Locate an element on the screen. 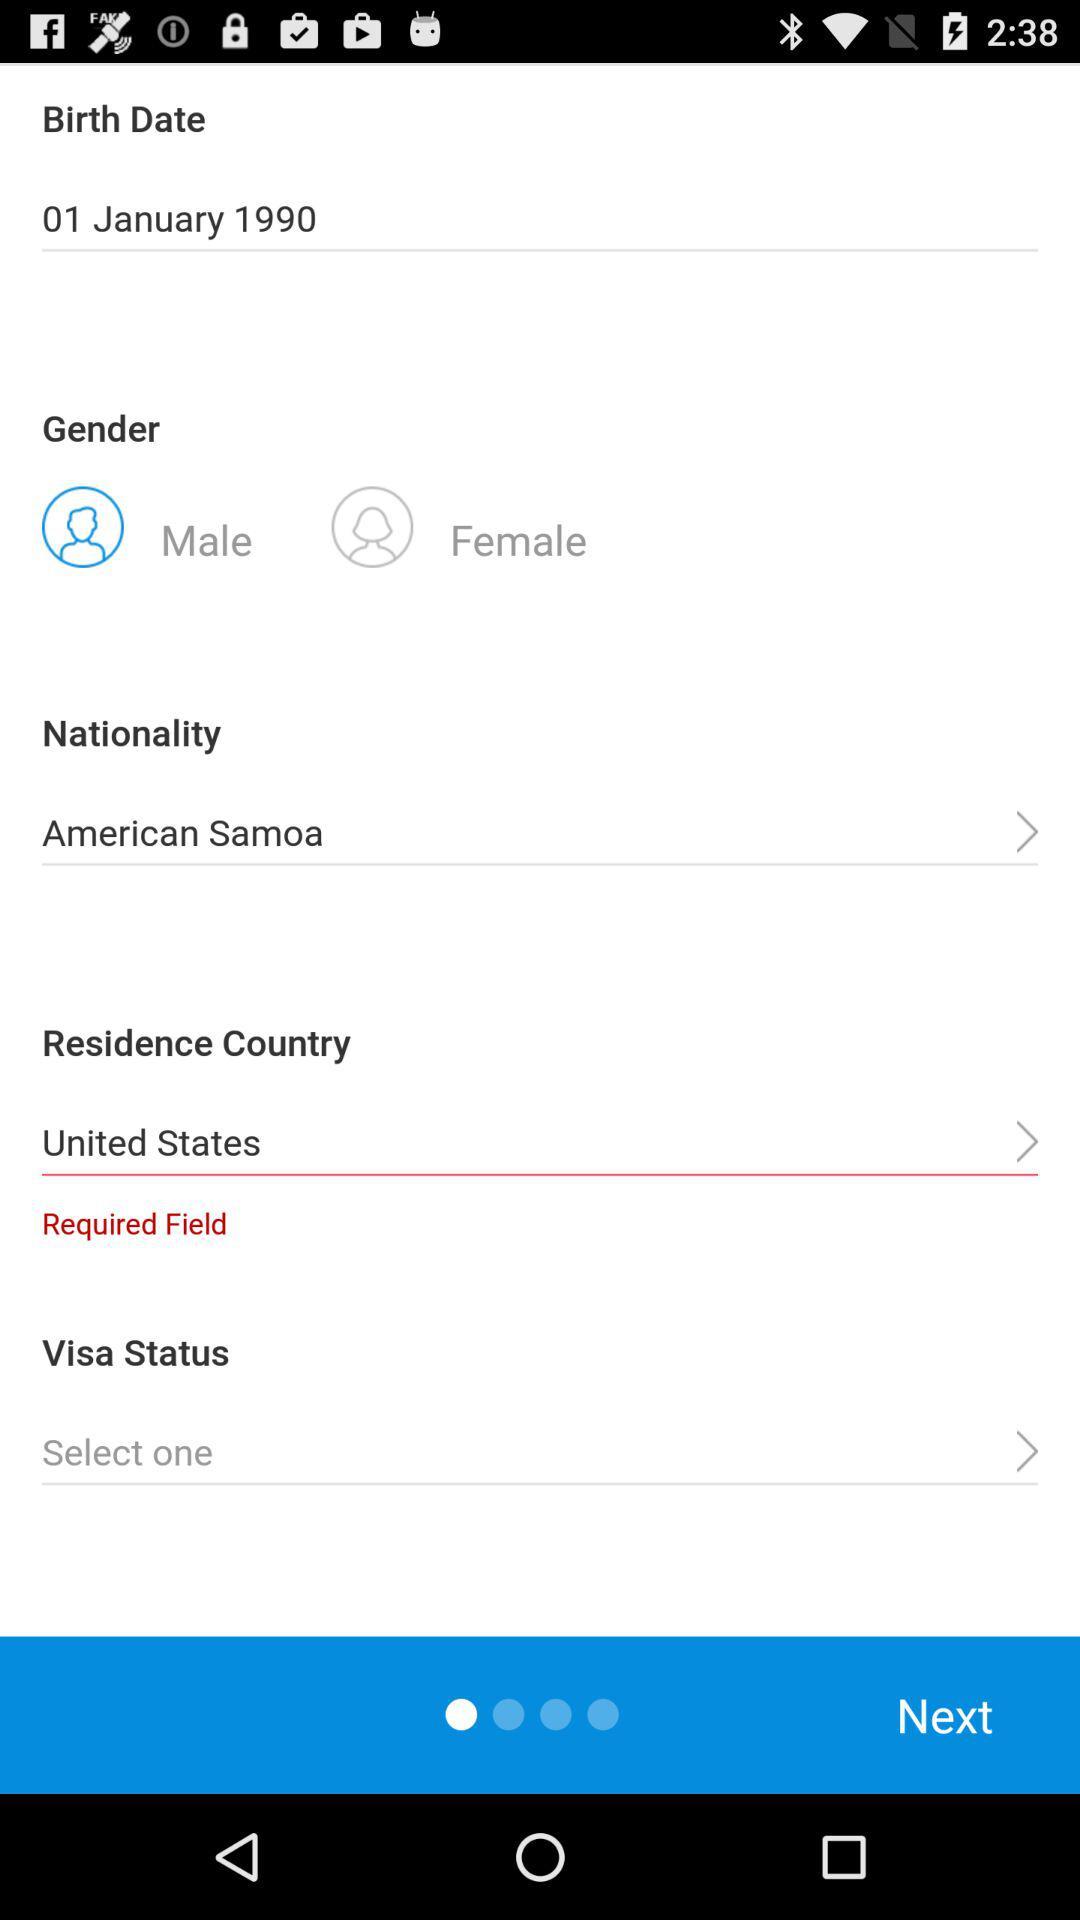 Image resolution: width=1080 pixels, height=1920 pixels. the icon to the left of the female item is located at coordinates (146, 525).